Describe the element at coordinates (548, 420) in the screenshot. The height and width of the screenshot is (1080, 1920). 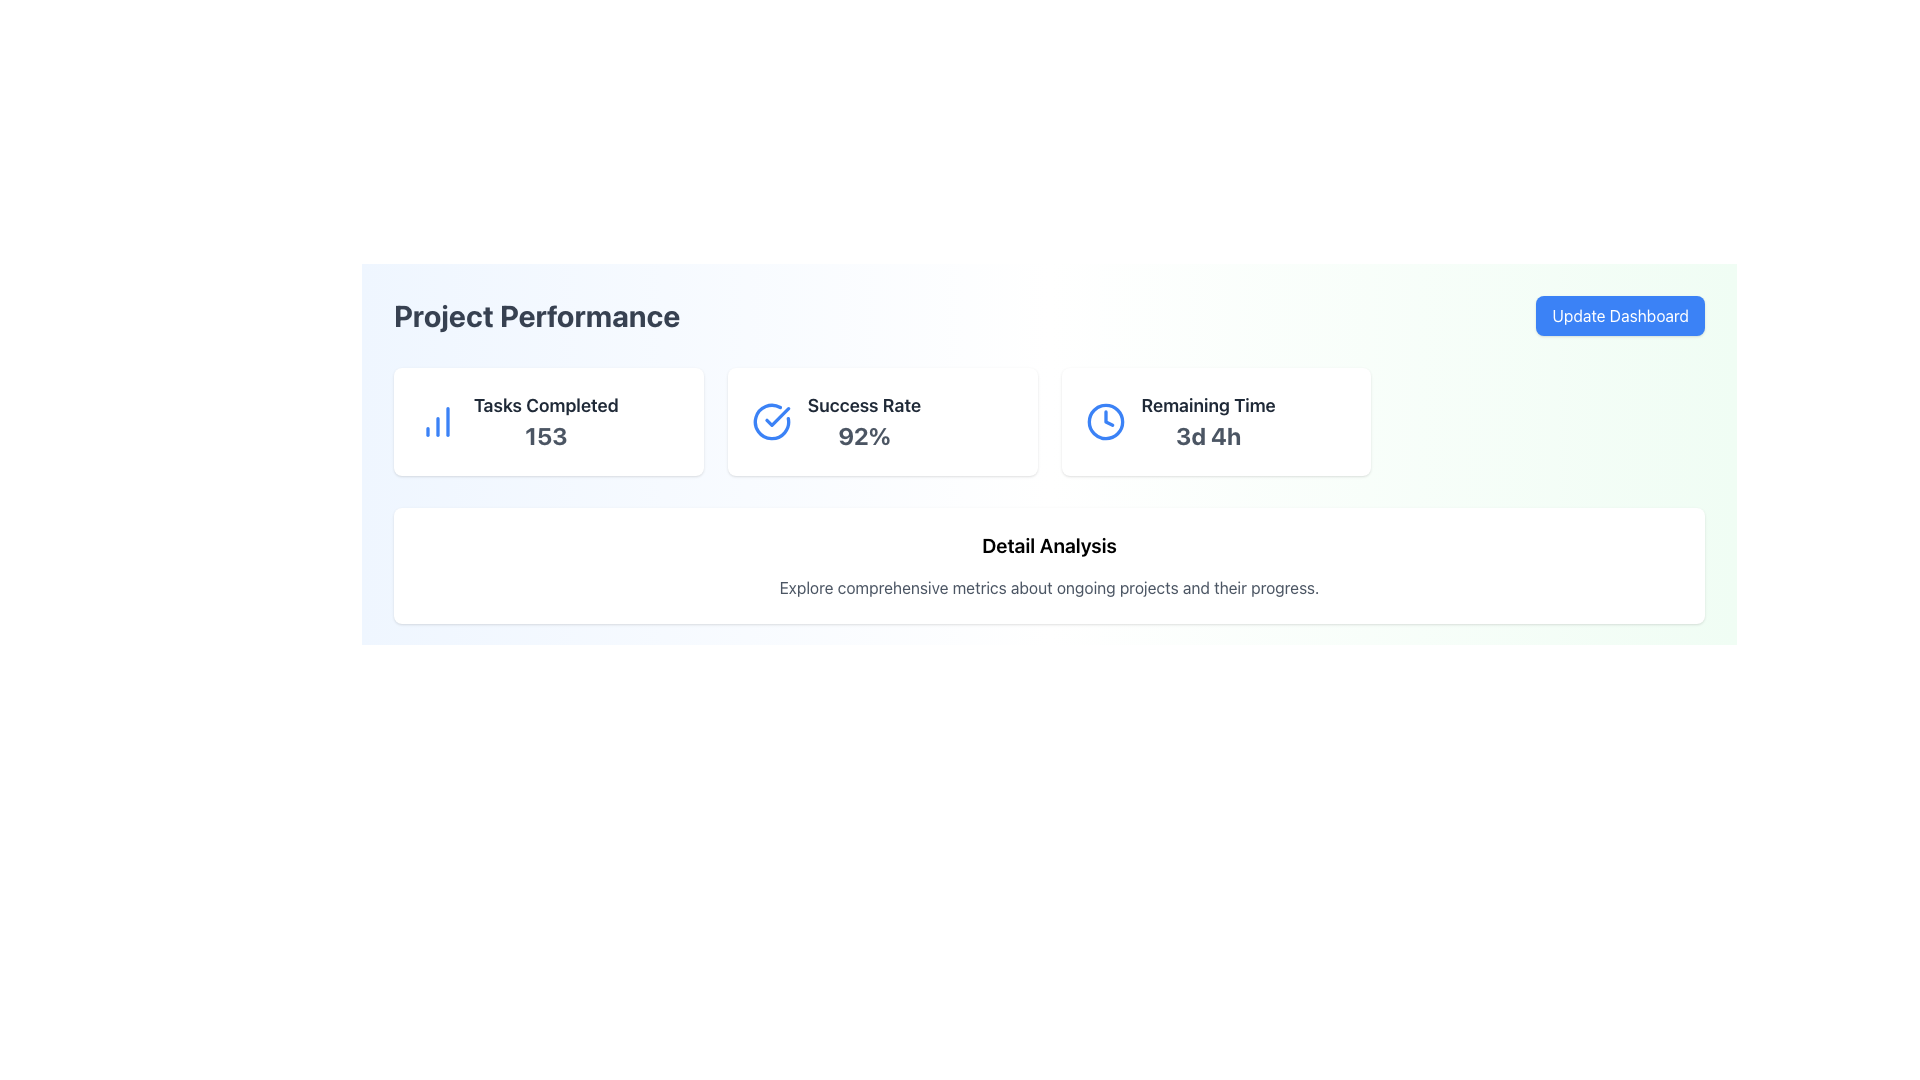
I see `the 'Tasks Completed' card, which displays the metric '153' in a larger font and is located in the top-left quadrant of the grid, to associate this metric with related data` at that location.